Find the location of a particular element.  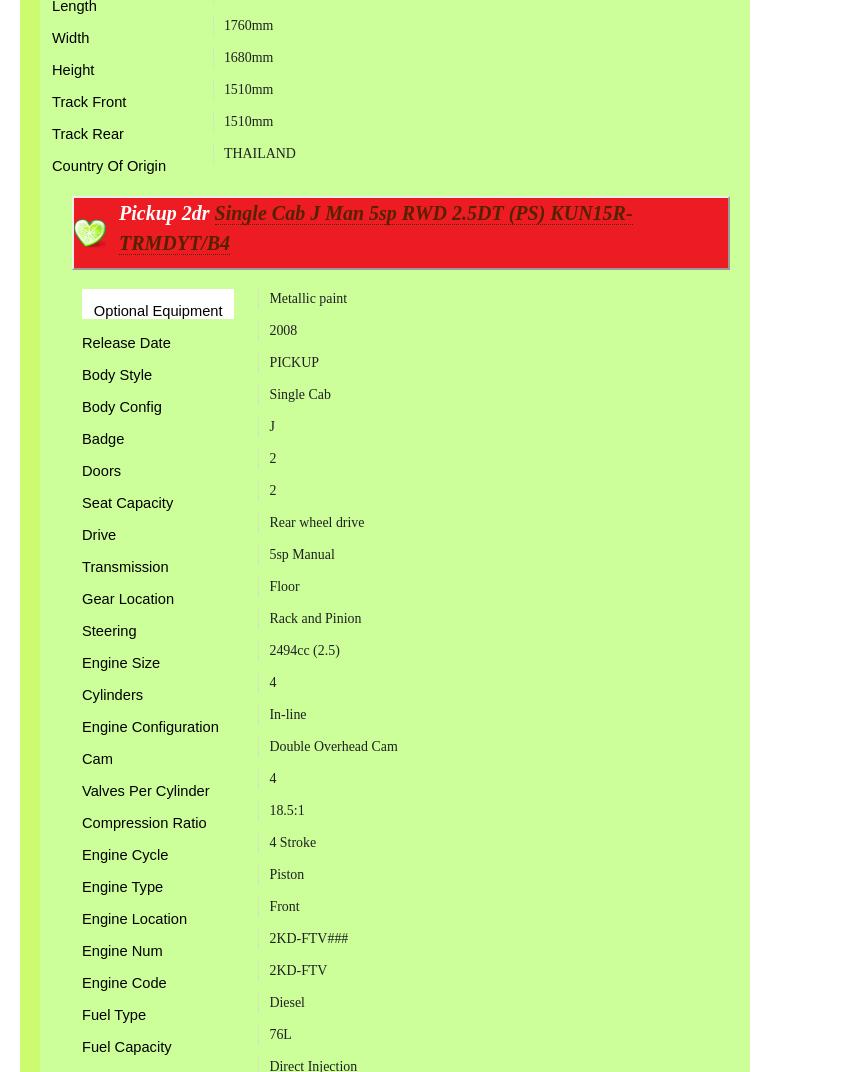

'Single Cab J Man 5sp RWD 2.5DT (PS) KUN15R-TRMDYT/B4' is located at coordinates (374, 228).